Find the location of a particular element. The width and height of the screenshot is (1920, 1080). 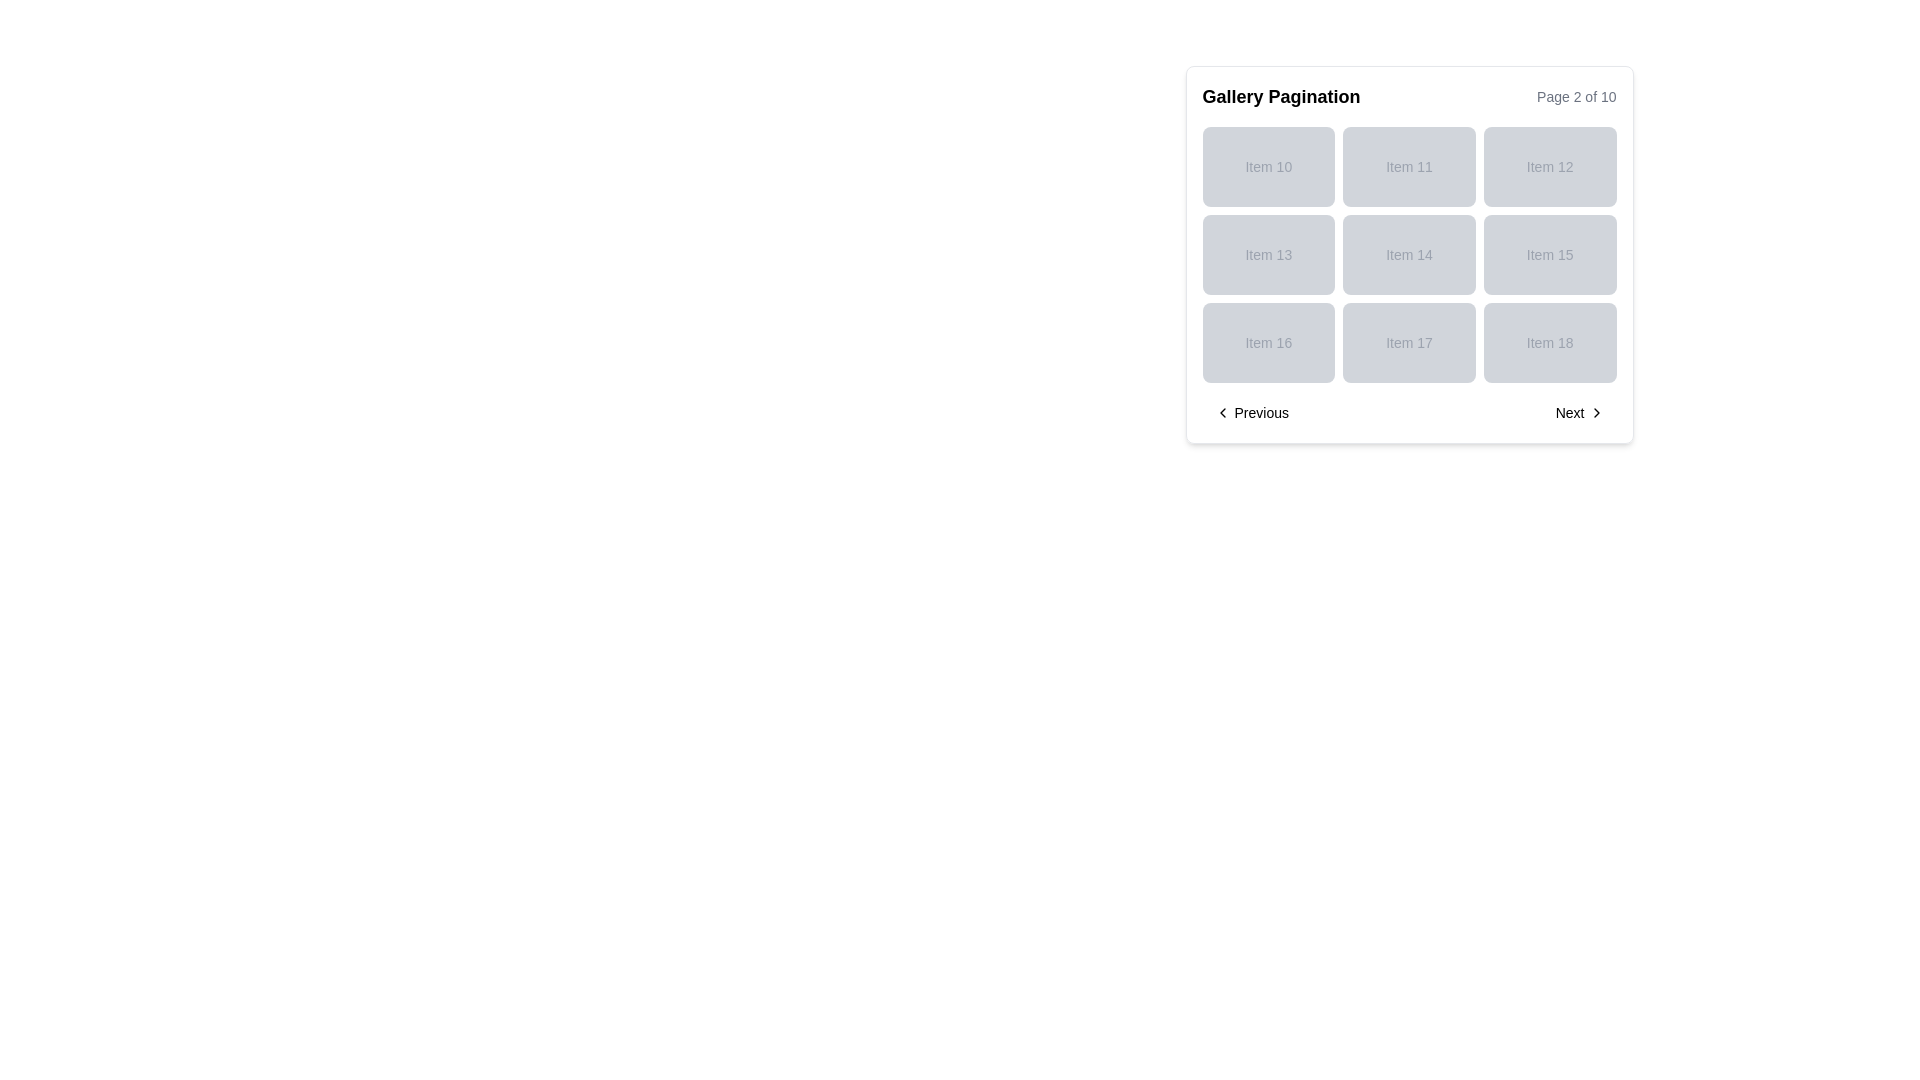

the chevron-right icon located within the 'Next' button at the bottom-right corner of the interface is located at coordinates (1595, 411).